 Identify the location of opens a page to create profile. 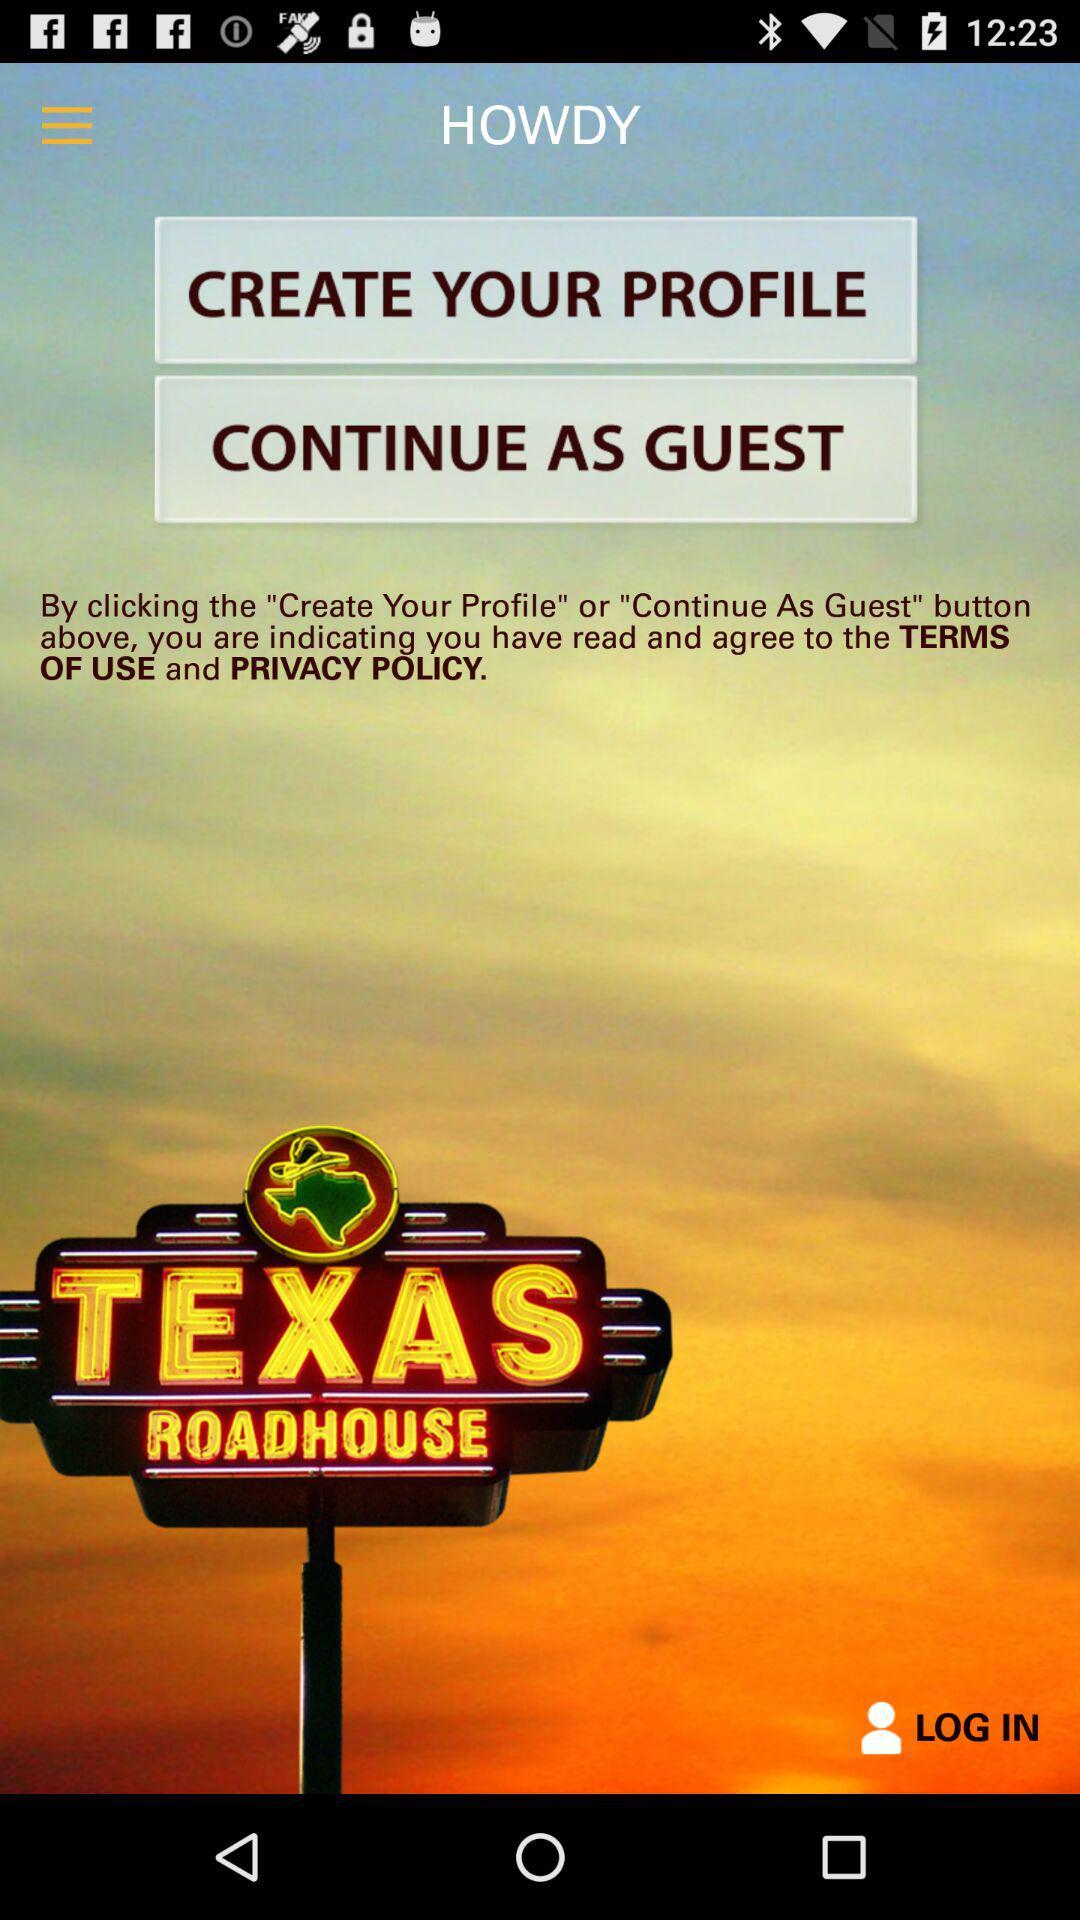
(540, 293).